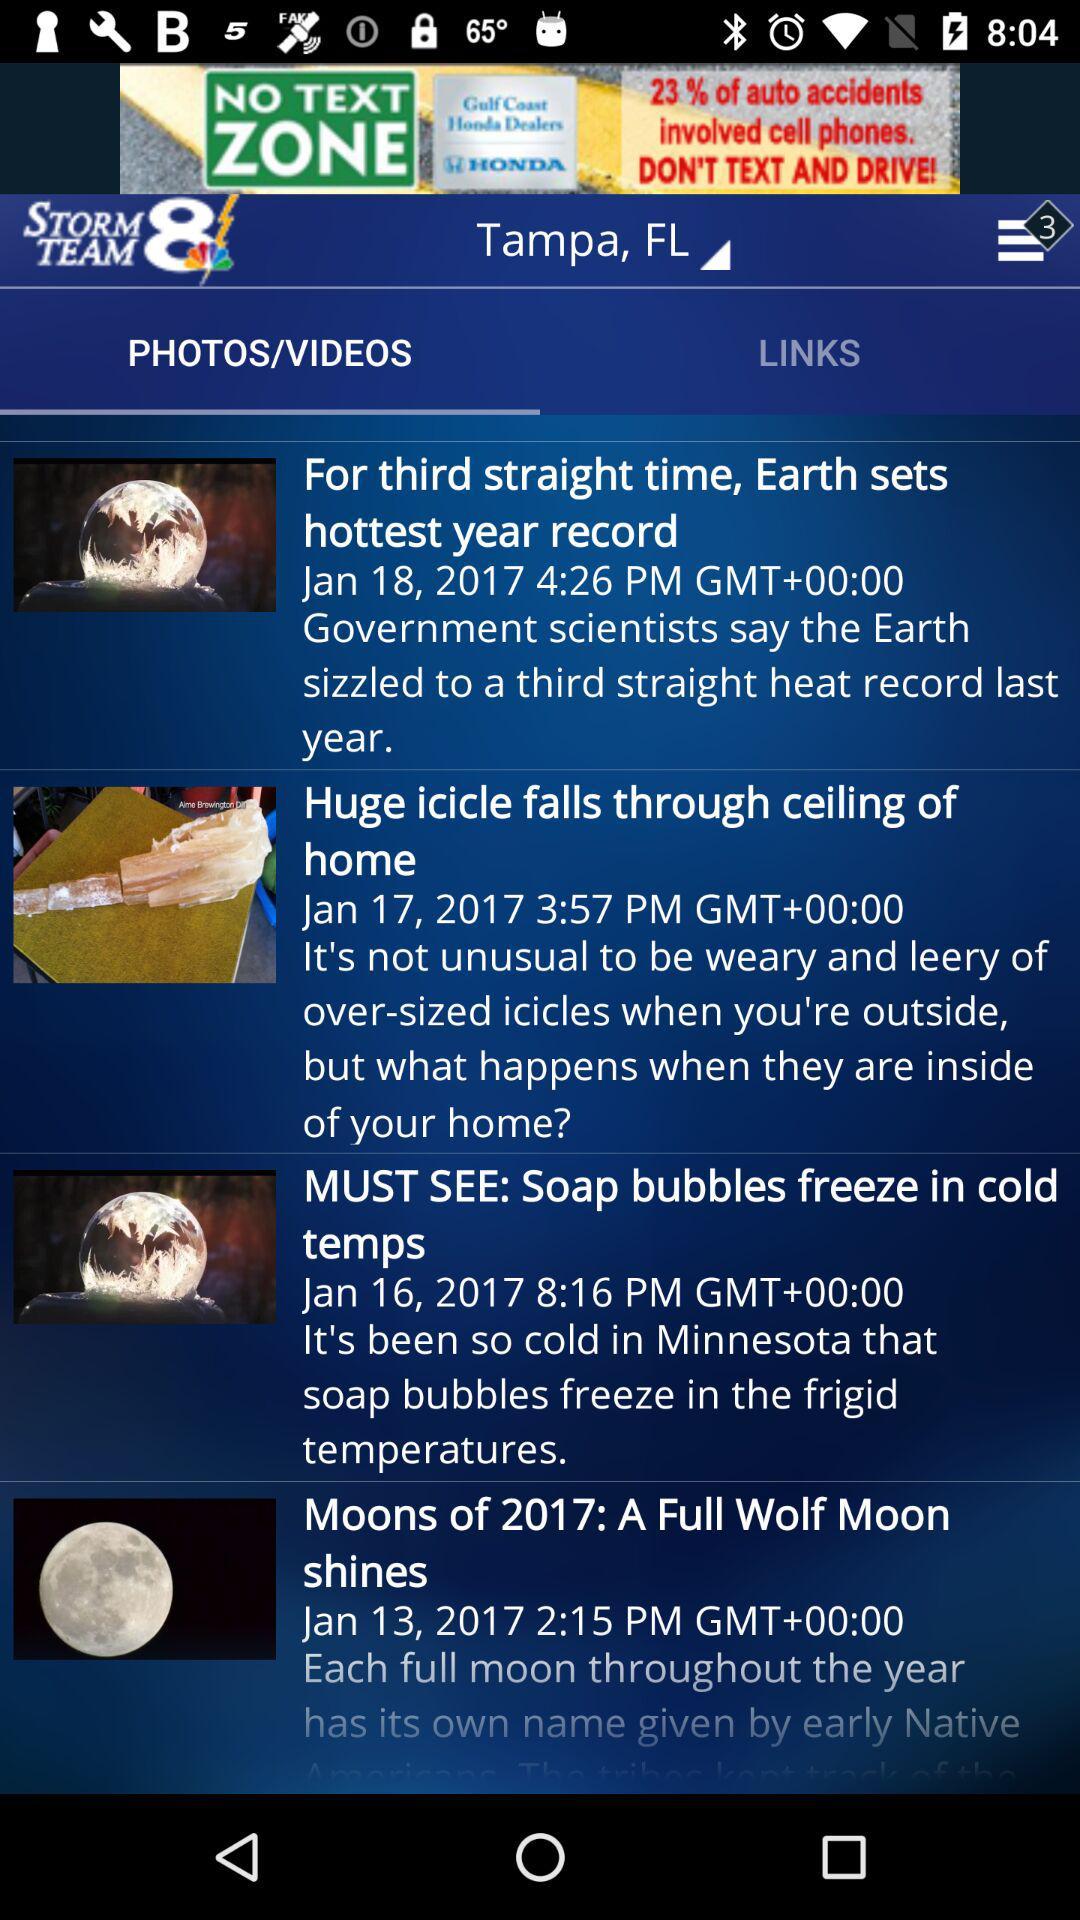 The image size is (1080, 1920). Describe the element at coordinates (540, 127) in the screenshot. I see `advertisements website` at that location.